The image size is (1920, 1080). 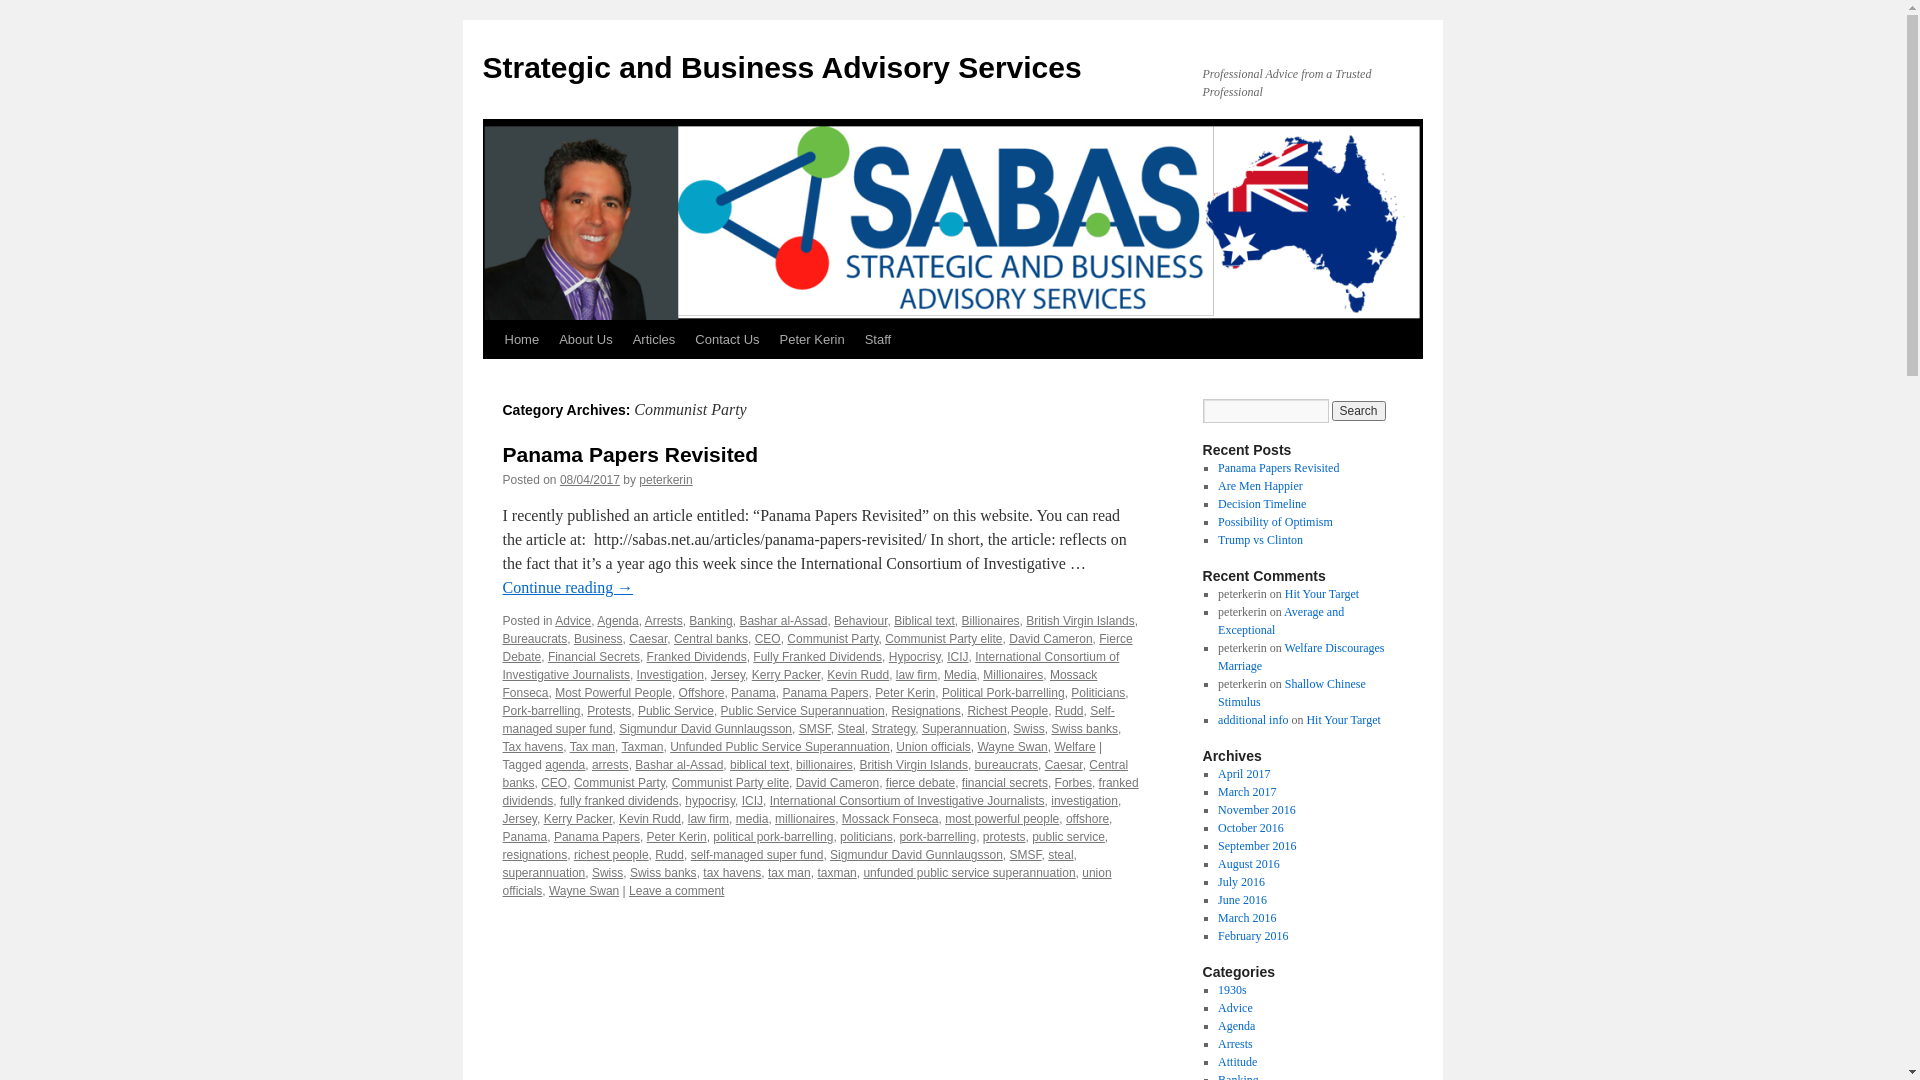 I want to click on 'June 2016', so click(x=1217, y=898).